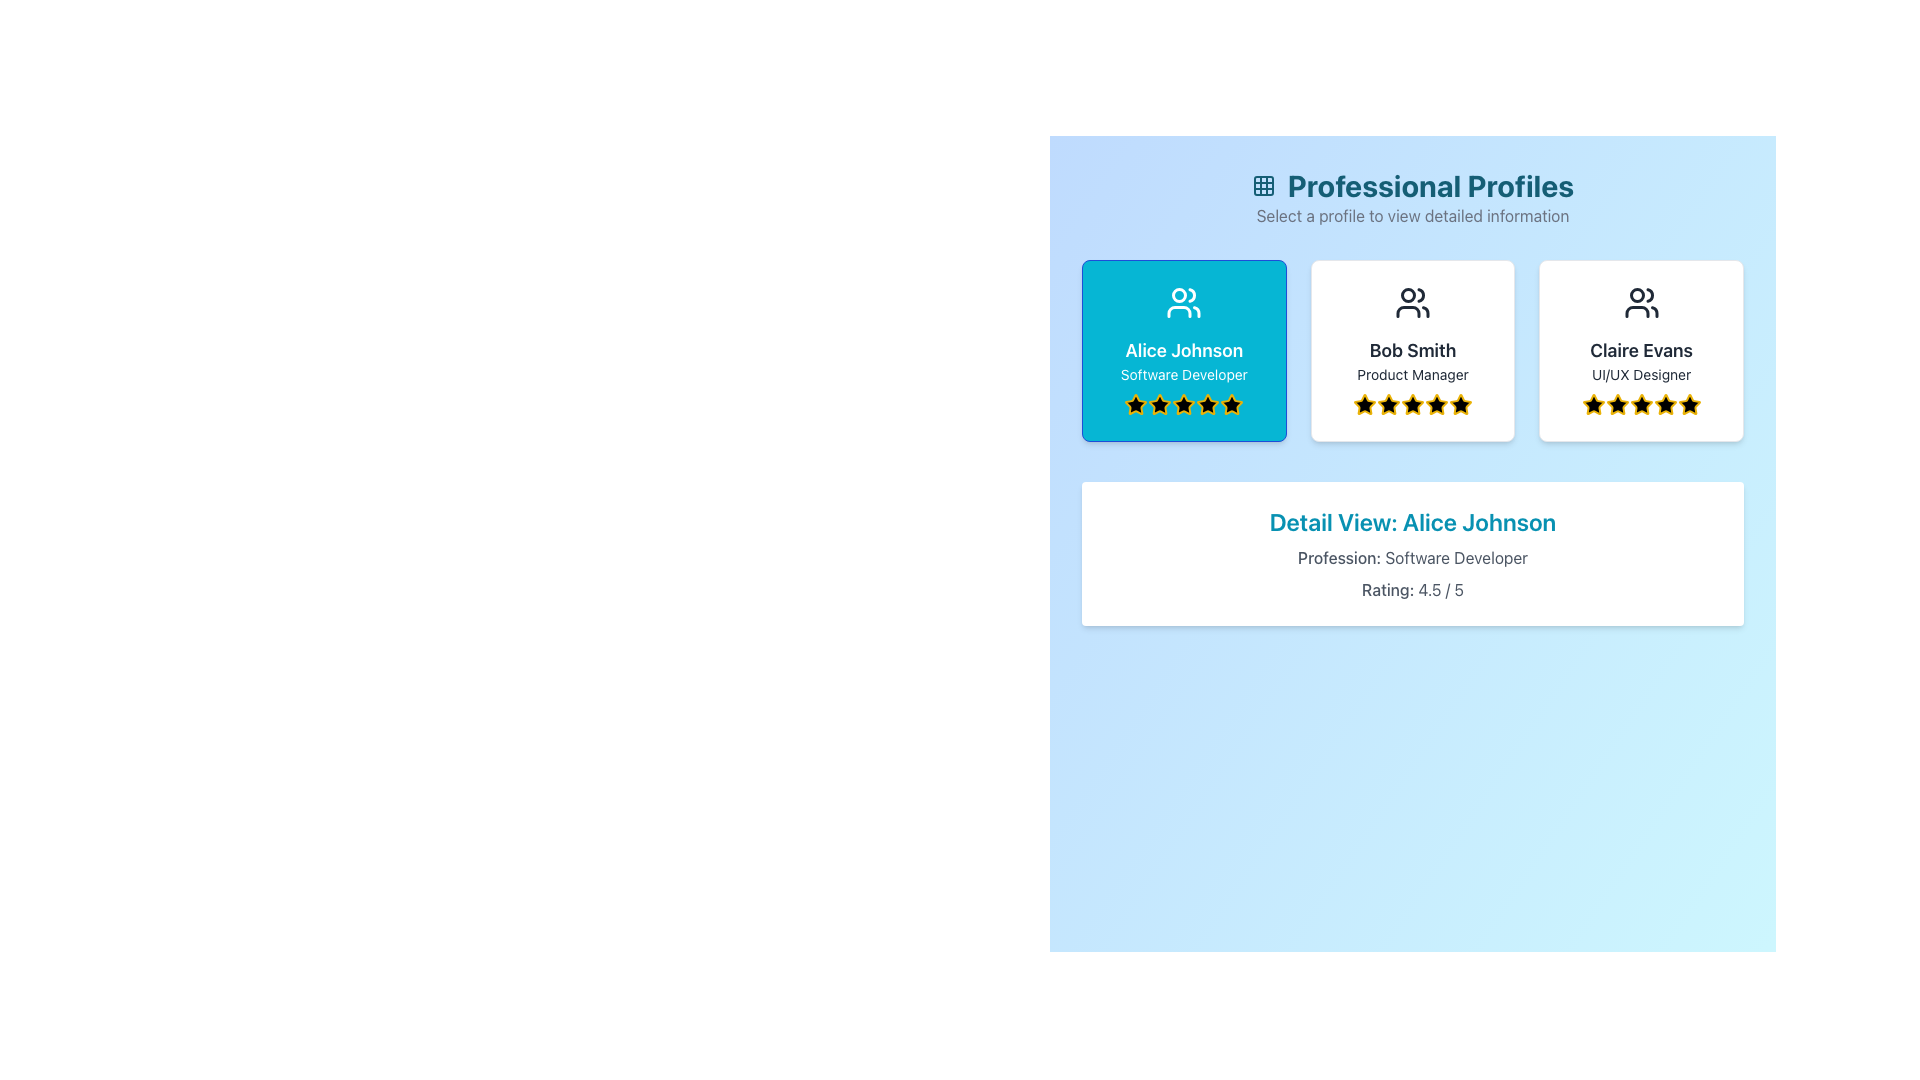 The image size is (1920, 1080). I want to click on the third yellow star-shaped rating icon in the rating section of the 'Claire Evans - UI/UX Designer' card, so click(1641, 405).